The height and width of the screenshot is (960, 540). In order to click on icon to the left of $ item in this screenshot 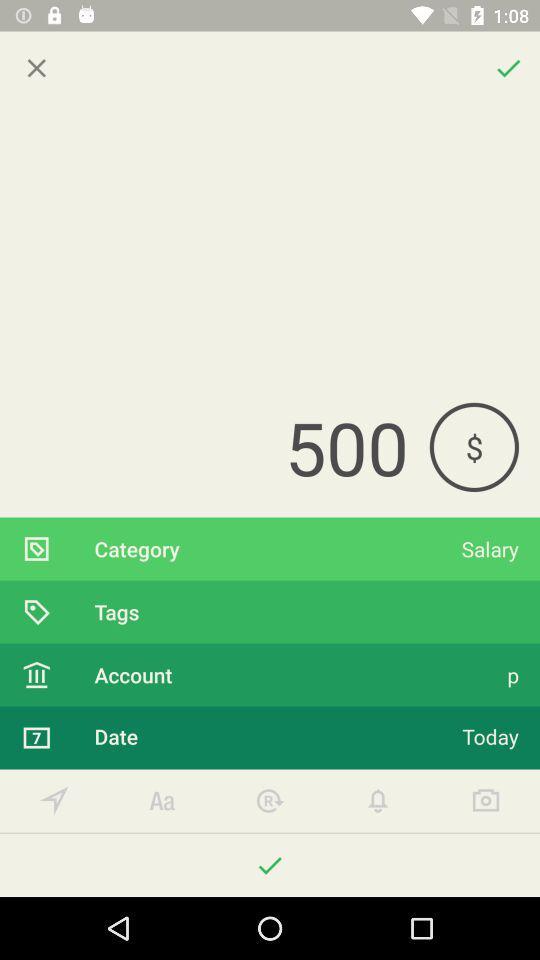, I will do `click(213, 447)`.